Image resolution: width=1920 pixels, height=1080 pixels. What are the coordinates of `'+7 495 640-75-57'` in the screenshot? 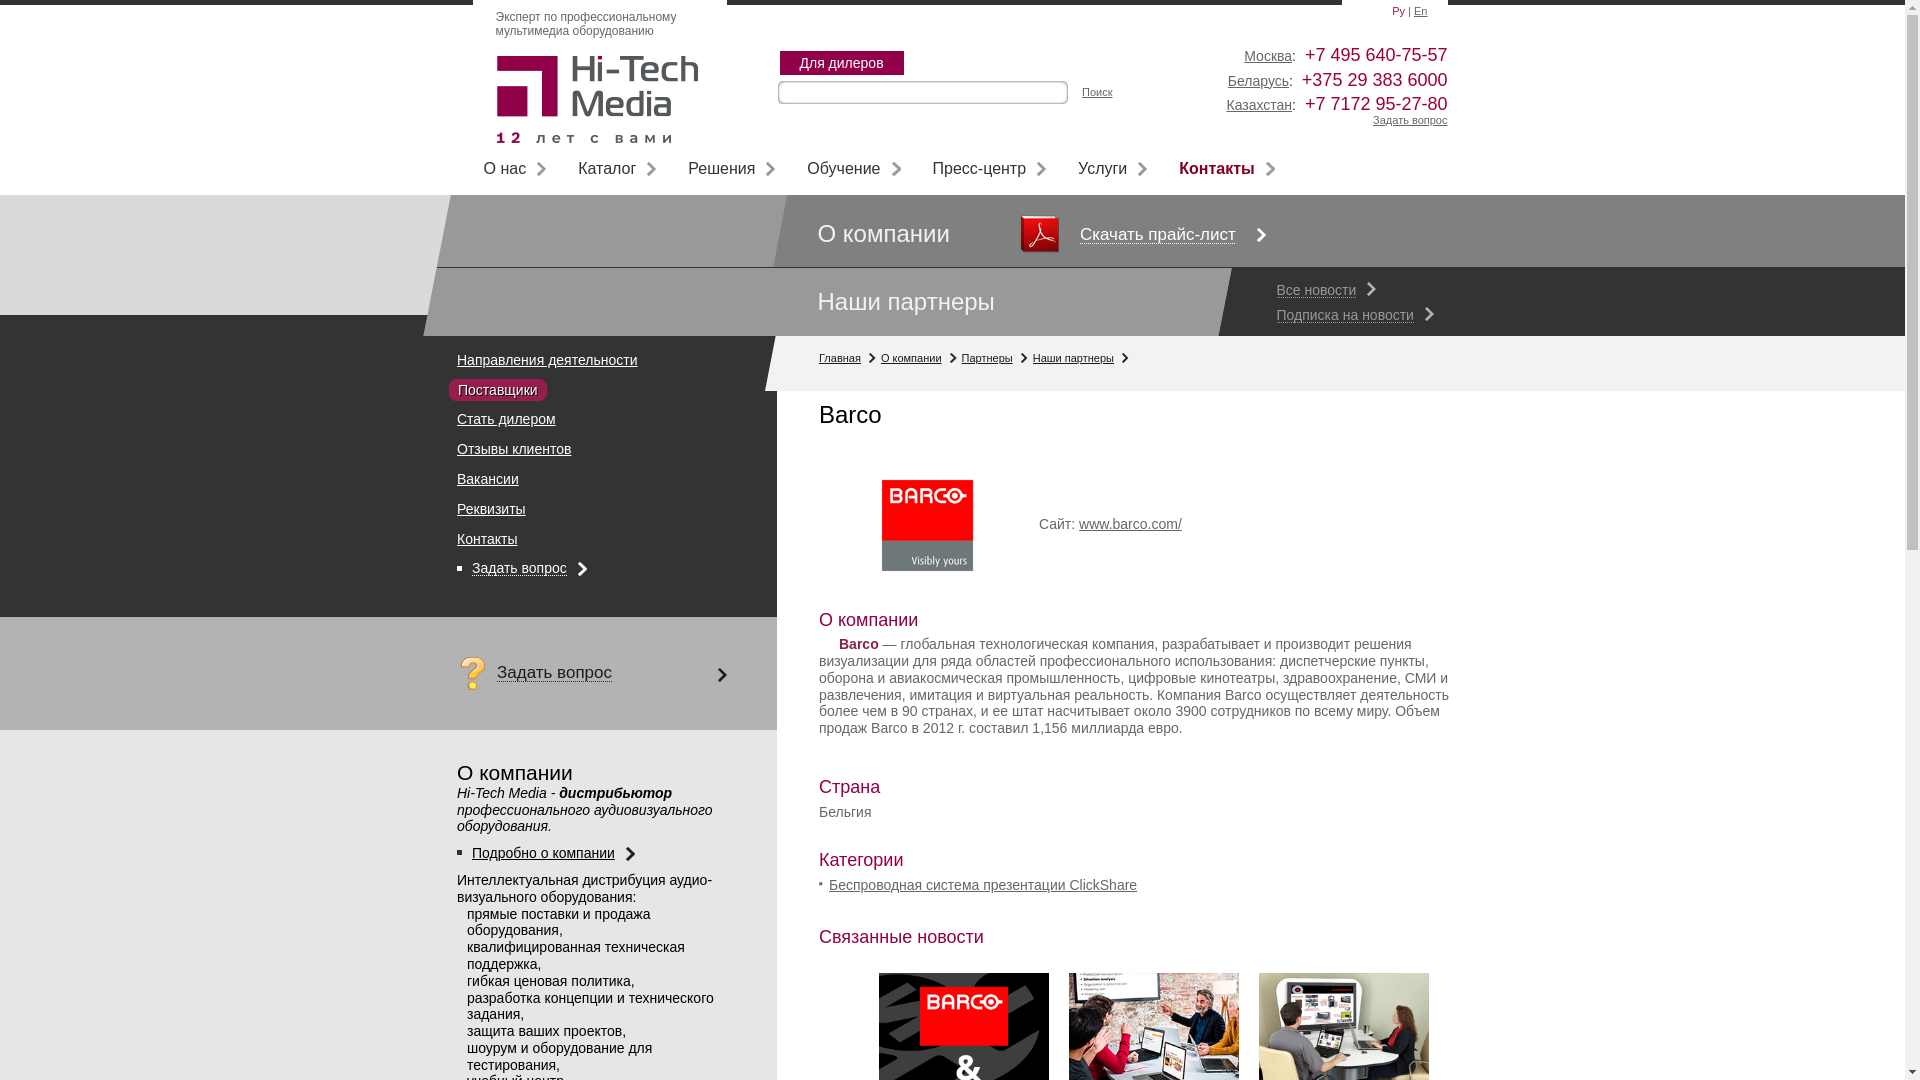 It's located at (1375, 53).